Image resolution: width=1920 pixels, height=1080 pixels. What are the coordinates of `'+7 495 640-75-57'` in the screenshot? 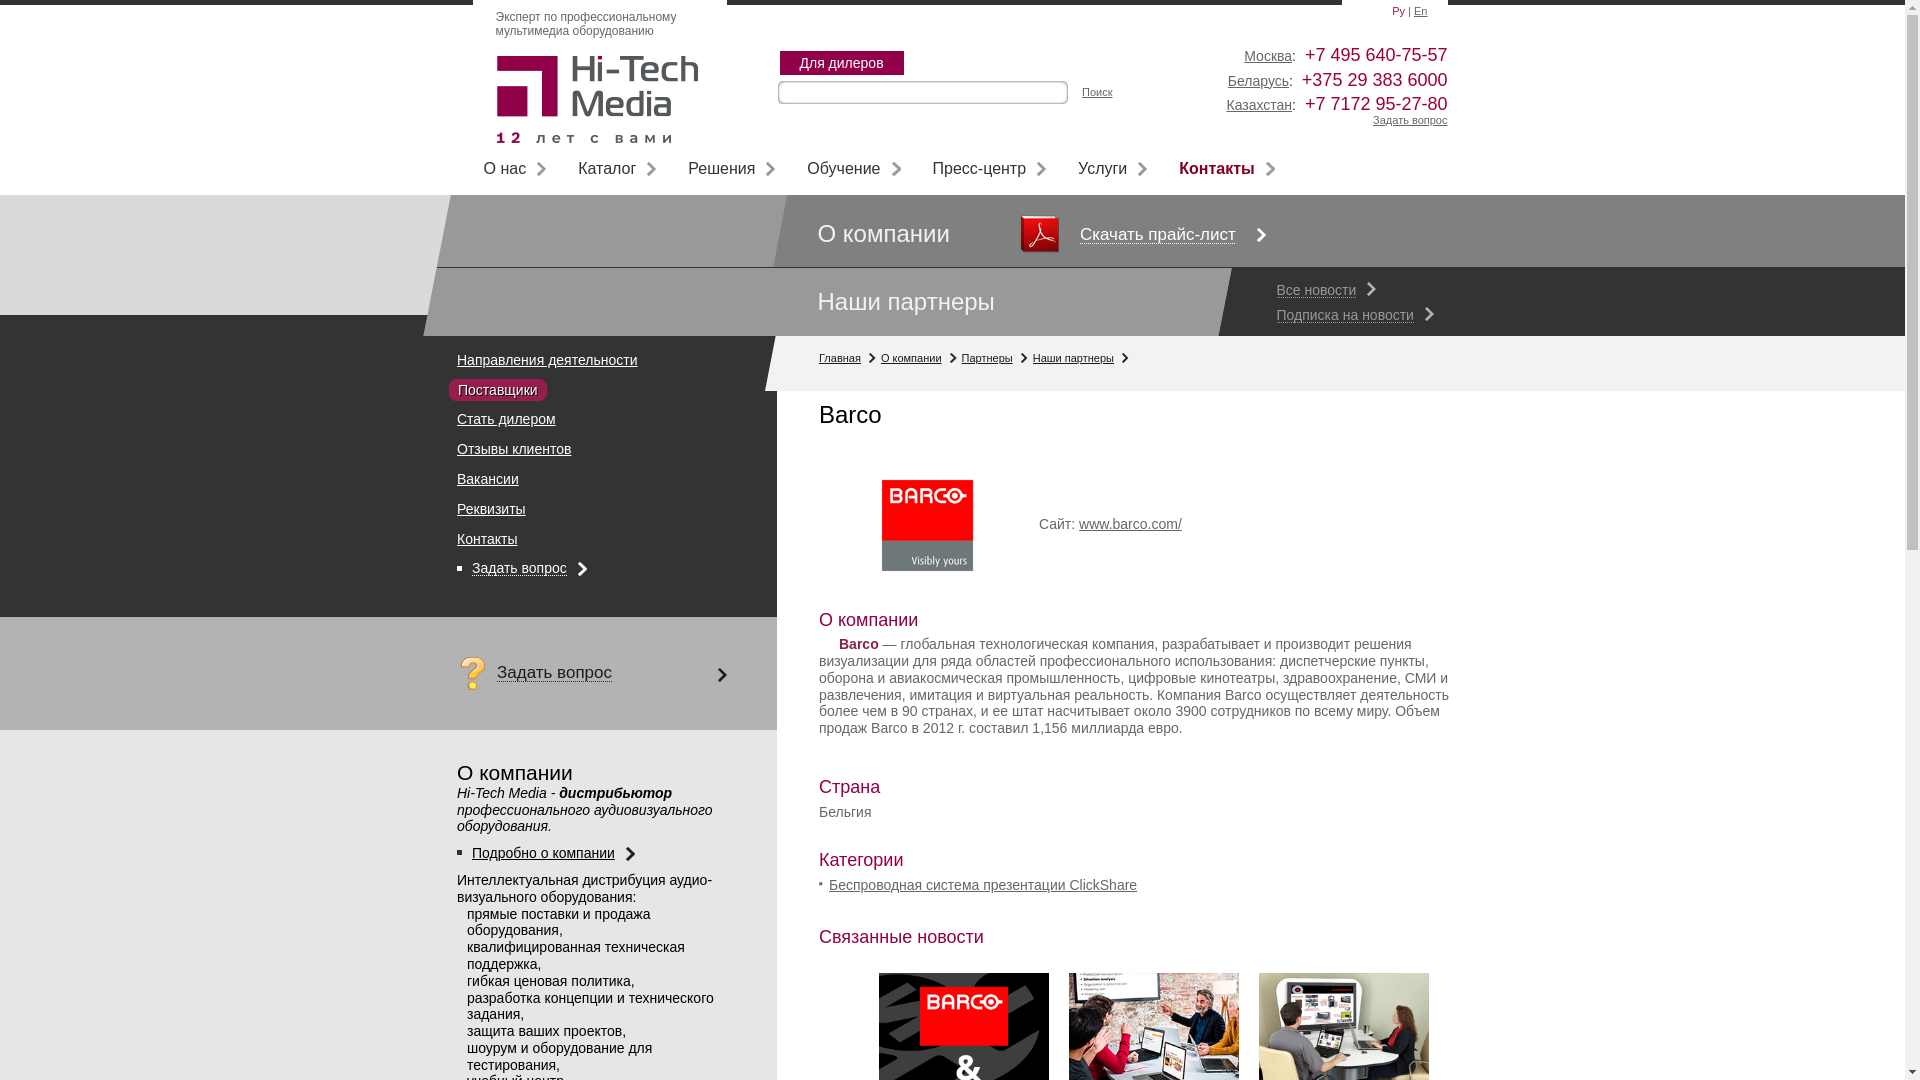 It's located at (1375, 53).